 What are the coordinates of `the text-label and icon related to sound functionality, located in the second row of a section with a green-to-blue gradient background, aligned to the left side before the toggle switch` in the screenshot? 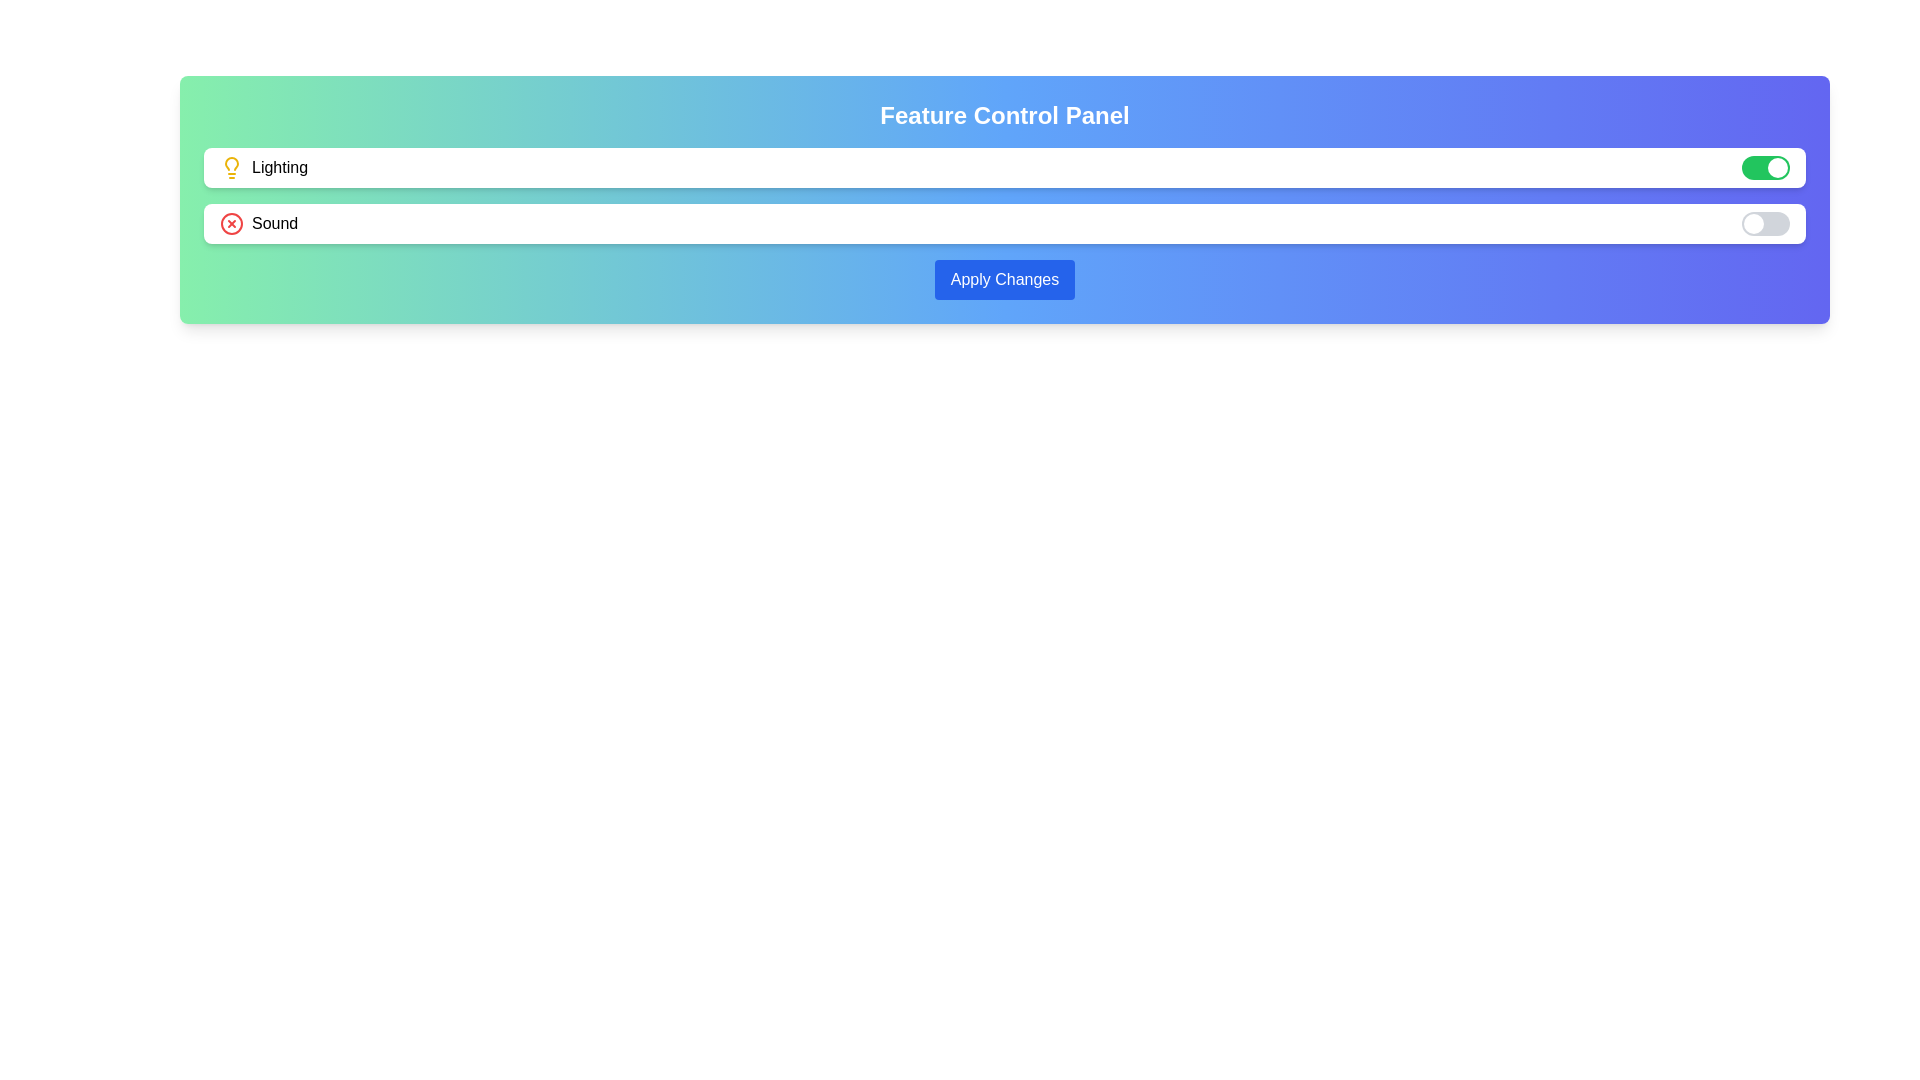 It's located at (258, 223).